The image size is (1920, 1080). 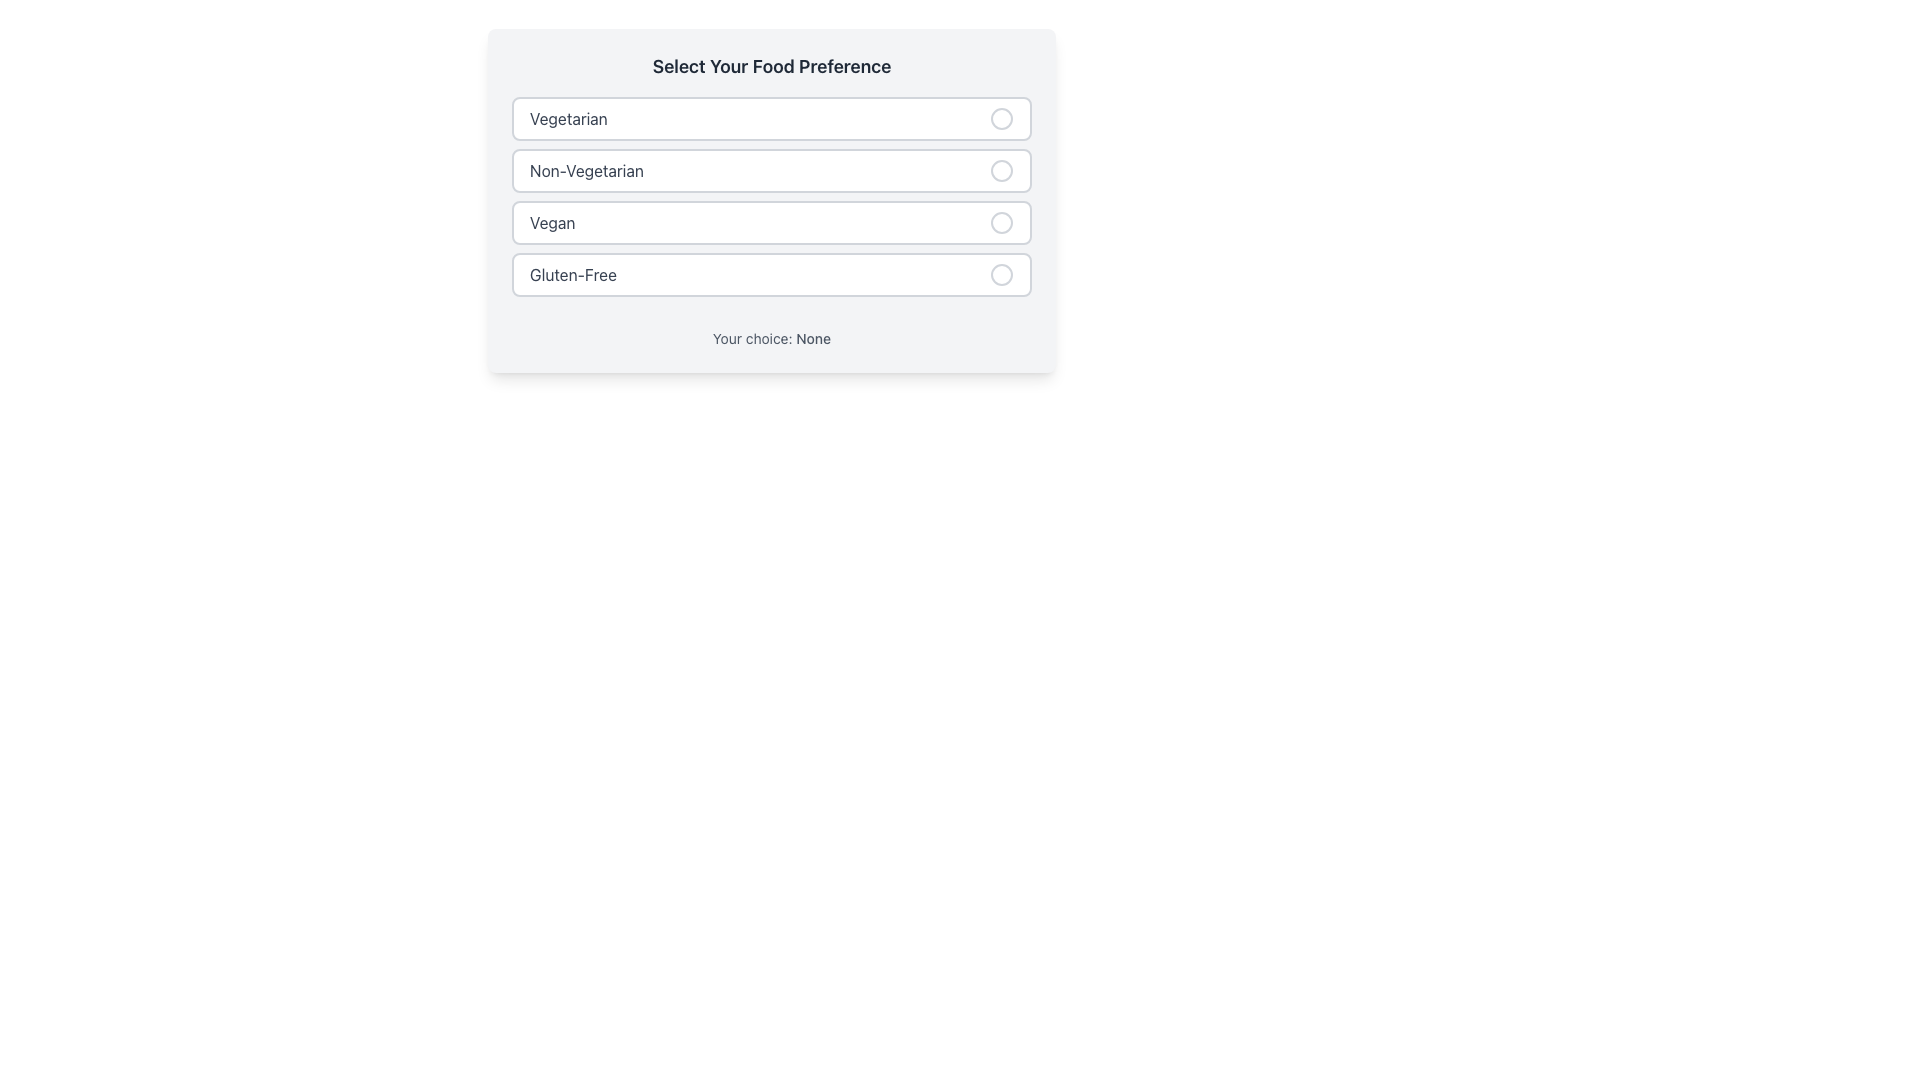 What do you see at coordinates (1002, 274) in the screenshot?
I see `the circle representing the 'Gluten-Free' radio button option` at bounding box center [1002, 274].